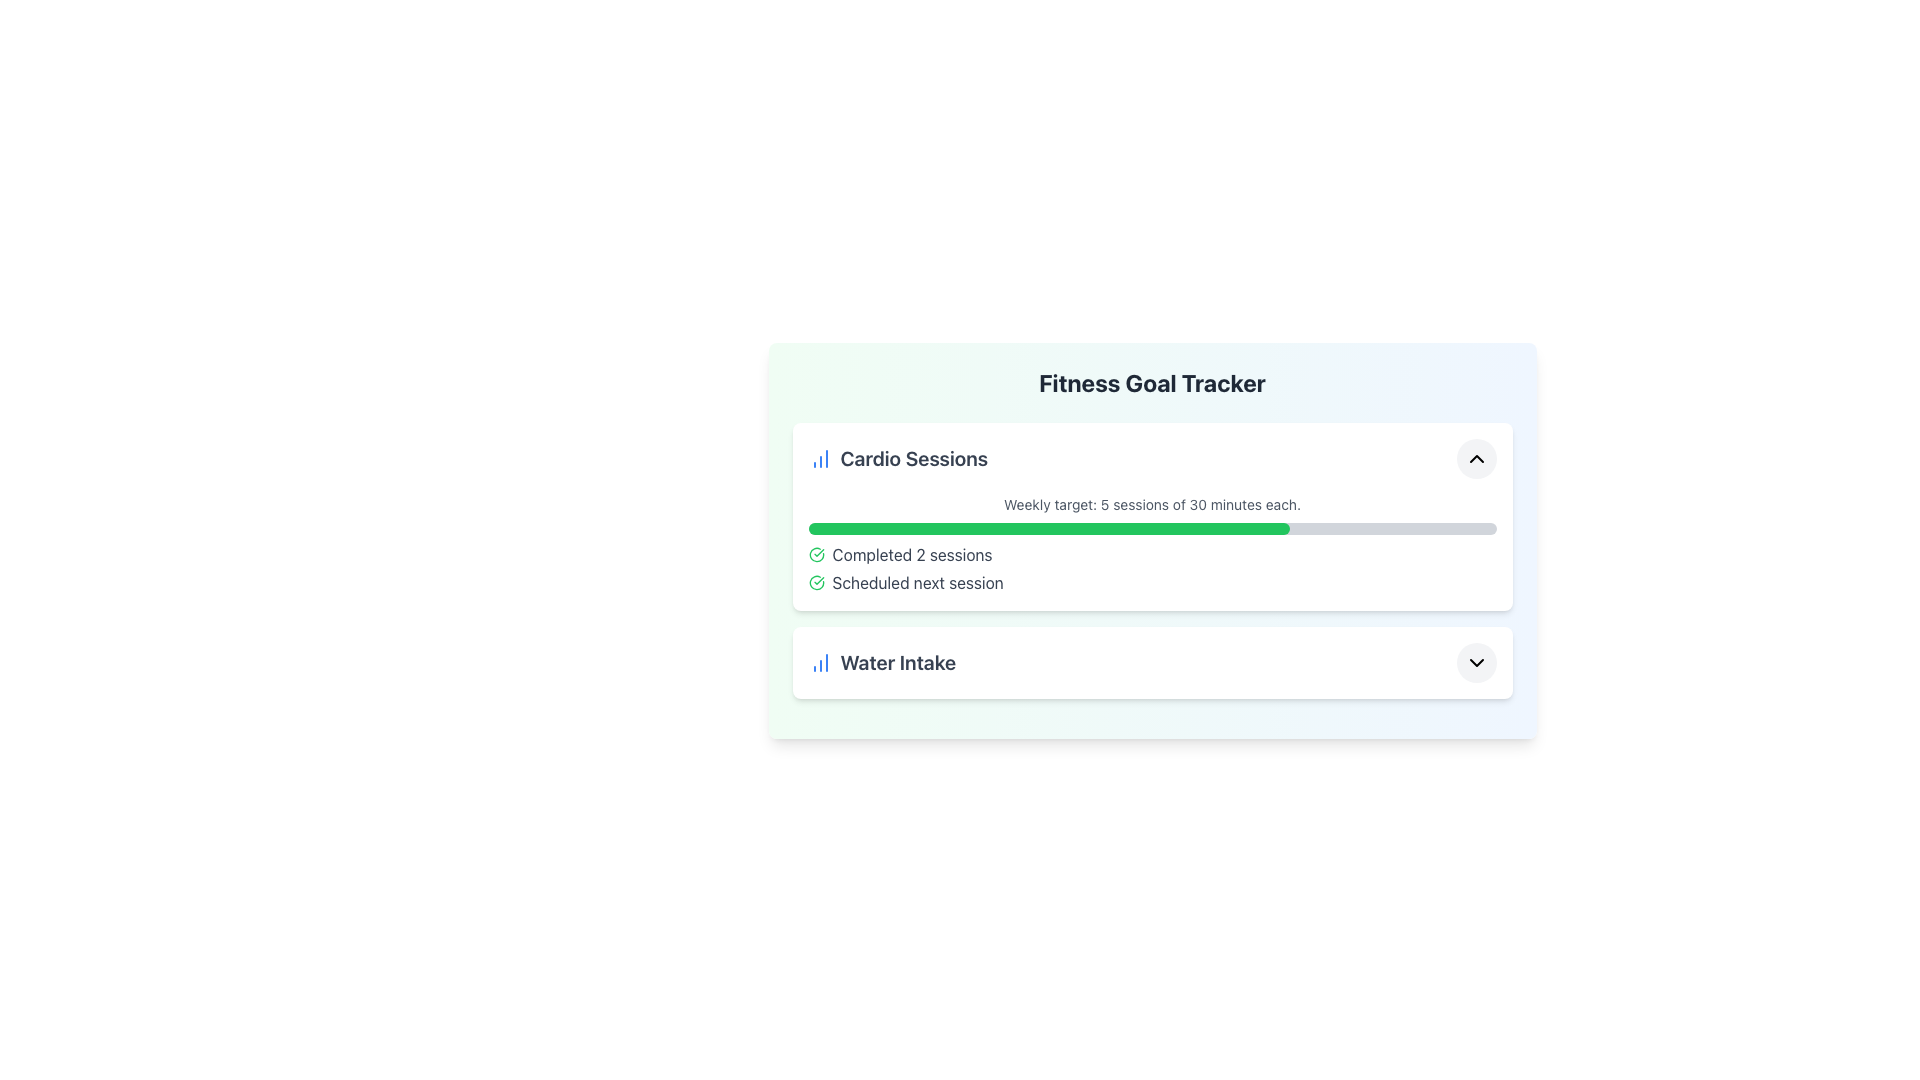  Describe the element at coordinates (816, 555) in the screenshot. I see `the circular confirmation icon with a green stroke and checkmark, which indicates successful completion, located to the left of the text 'Completed 2 sessions'` at that location.